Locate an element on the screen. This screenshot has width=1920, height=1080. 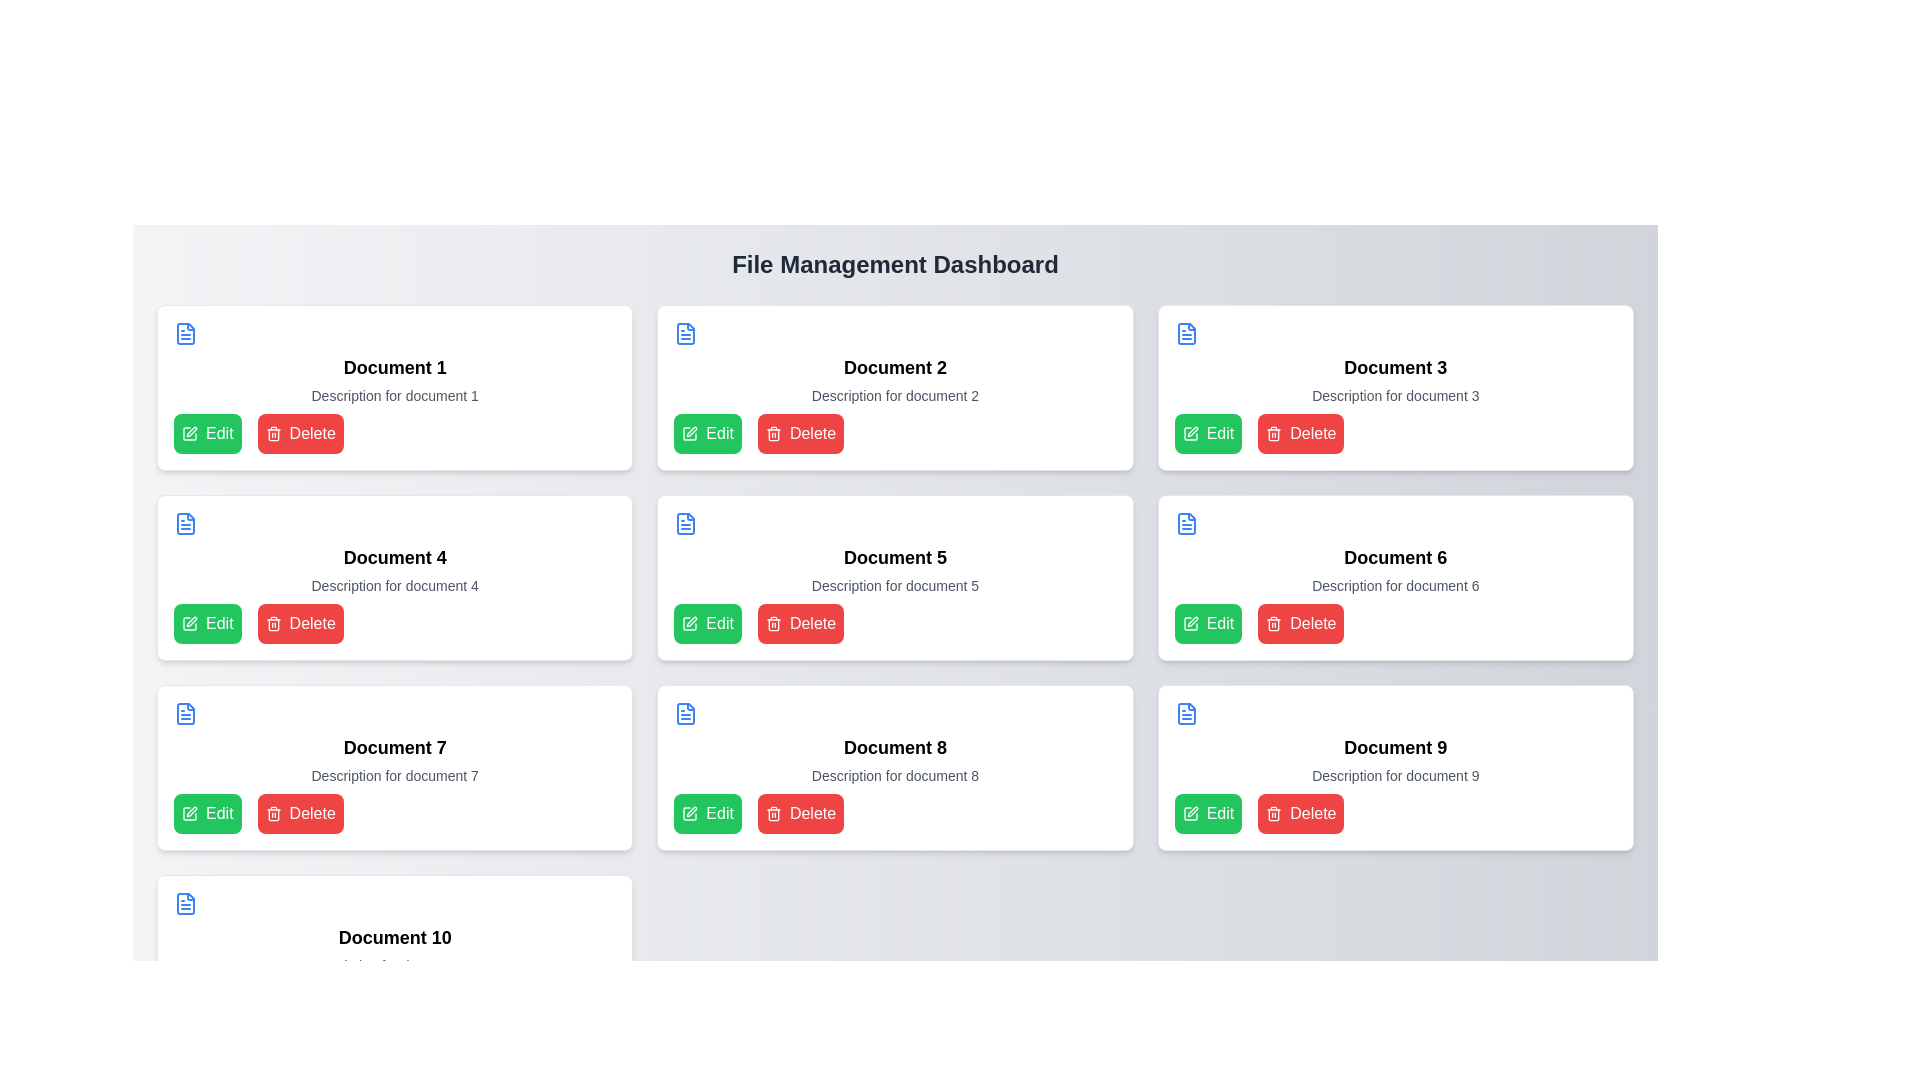
the 'Delete' button with a red background and white text, located at the bottom-right corner of the 'Document 9' card is located at coordinates (1301, 813).